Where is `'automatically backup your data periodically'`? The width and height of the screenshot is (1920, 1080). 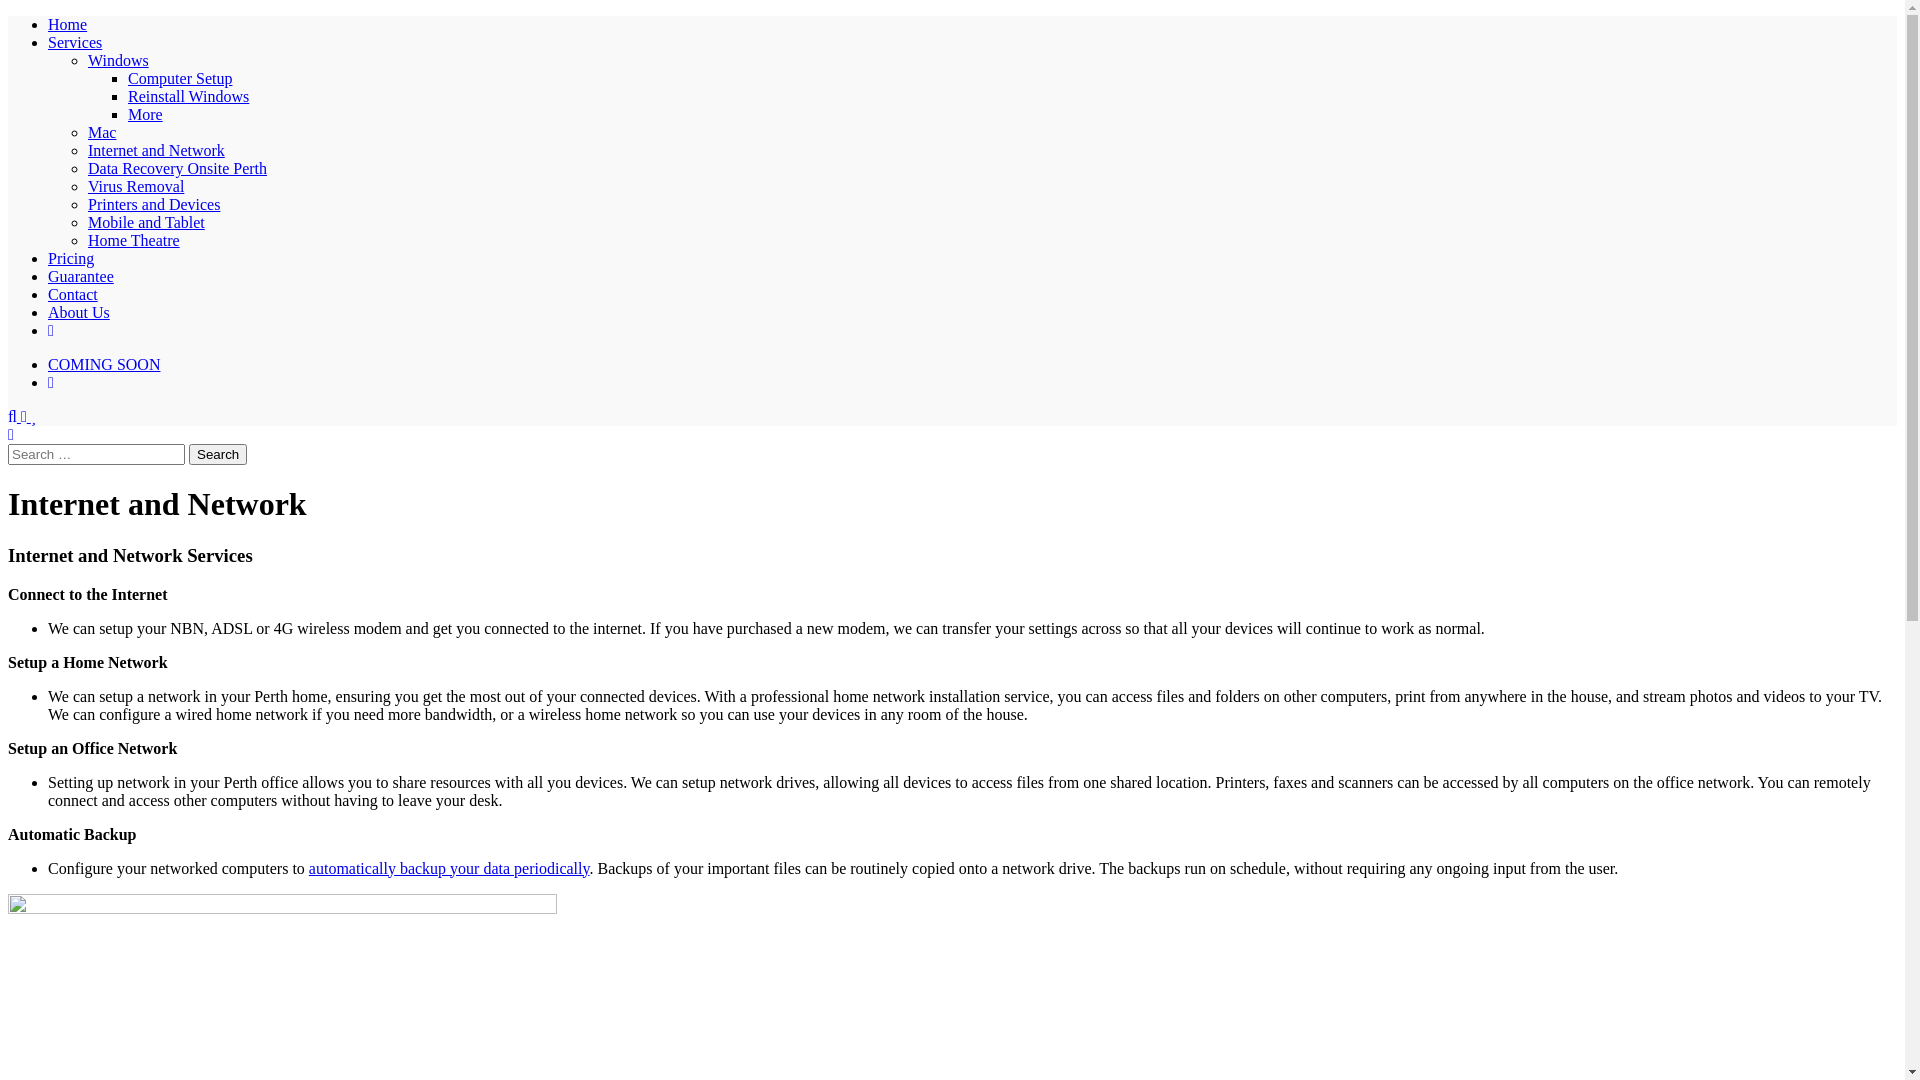 'automatically backup your data periodically' is located at coordinates (307, 867).